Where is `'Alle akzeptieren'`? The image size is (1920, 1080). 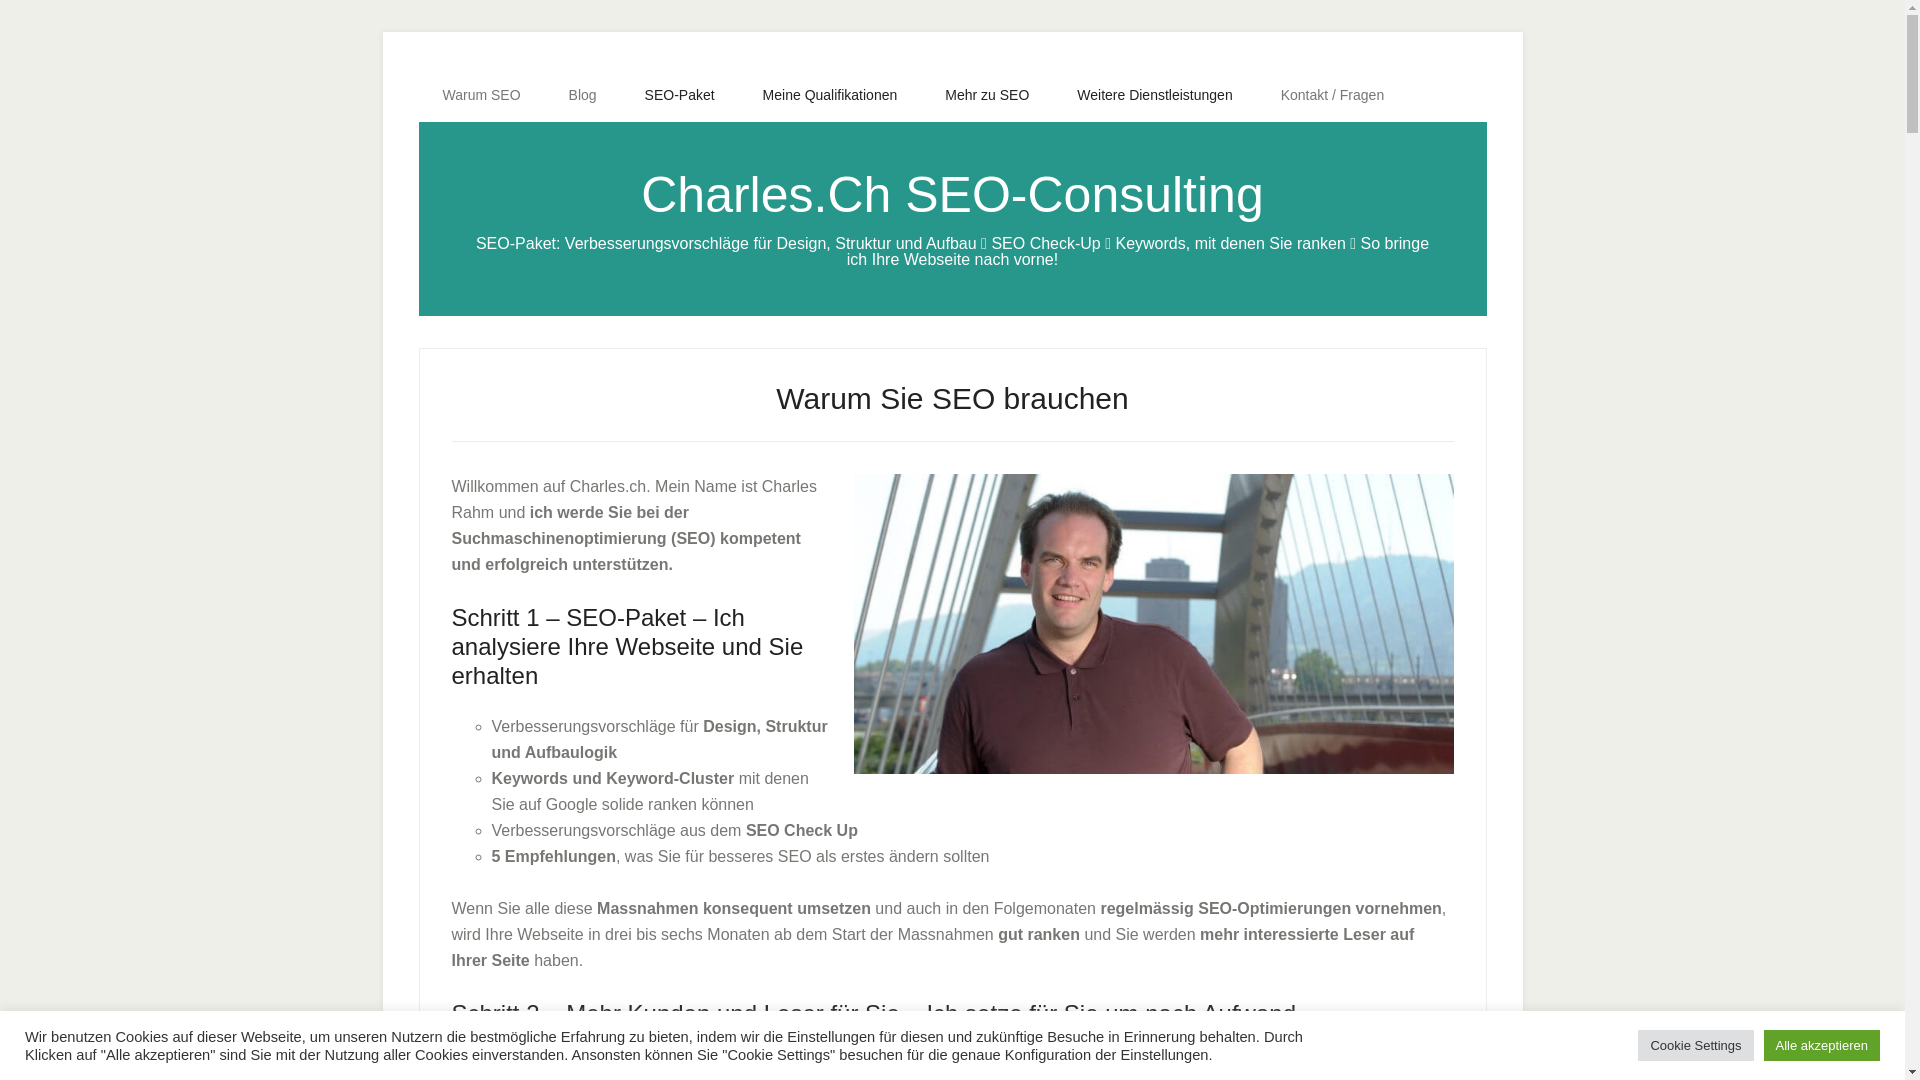
'Alle akzeptieren' is located at coordinates (1822, 1044).